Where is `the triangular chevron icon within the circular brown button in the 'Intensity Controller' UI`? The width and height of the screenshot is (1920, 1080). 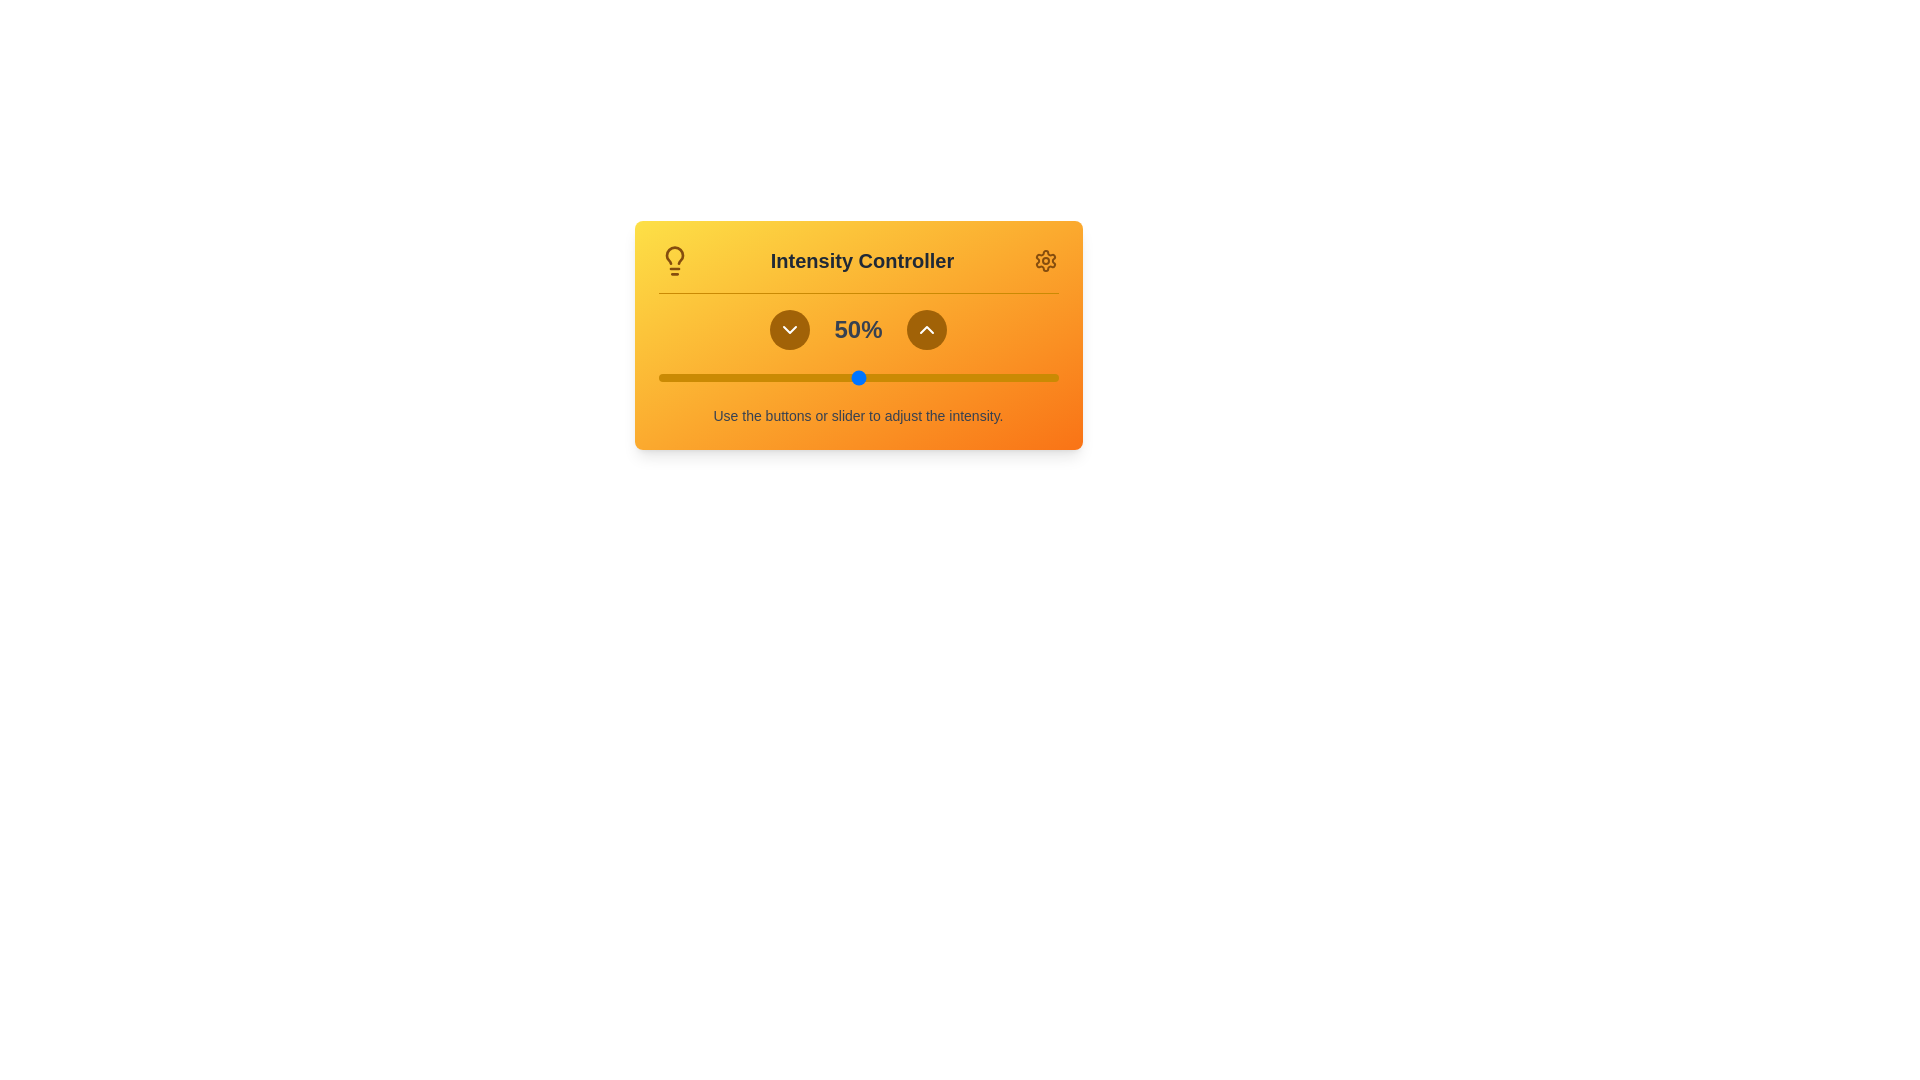 the triangular chevron icon within the circular brown button in the 'Intensity Controller' UI is located at coordinates (925, 329).